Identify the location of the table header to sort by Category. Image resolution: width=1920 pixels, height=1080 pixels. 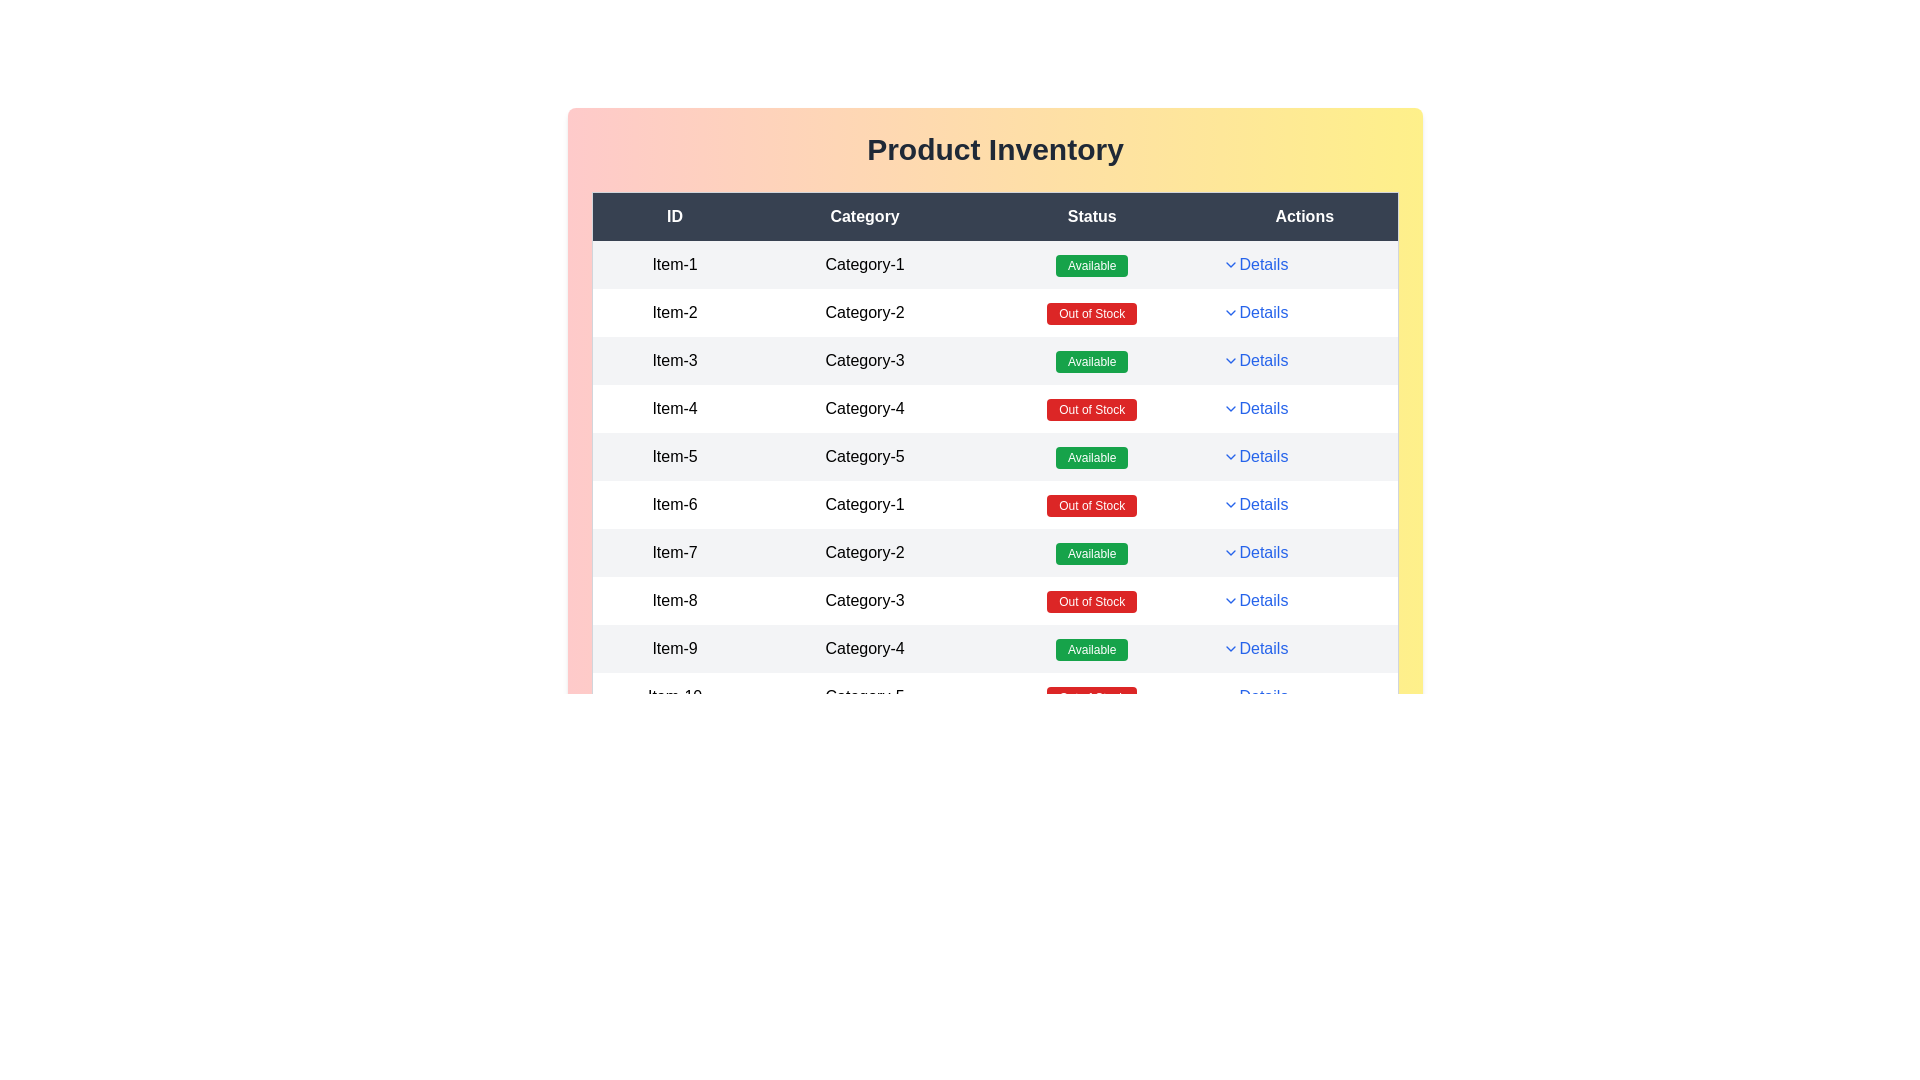
(865, 216).